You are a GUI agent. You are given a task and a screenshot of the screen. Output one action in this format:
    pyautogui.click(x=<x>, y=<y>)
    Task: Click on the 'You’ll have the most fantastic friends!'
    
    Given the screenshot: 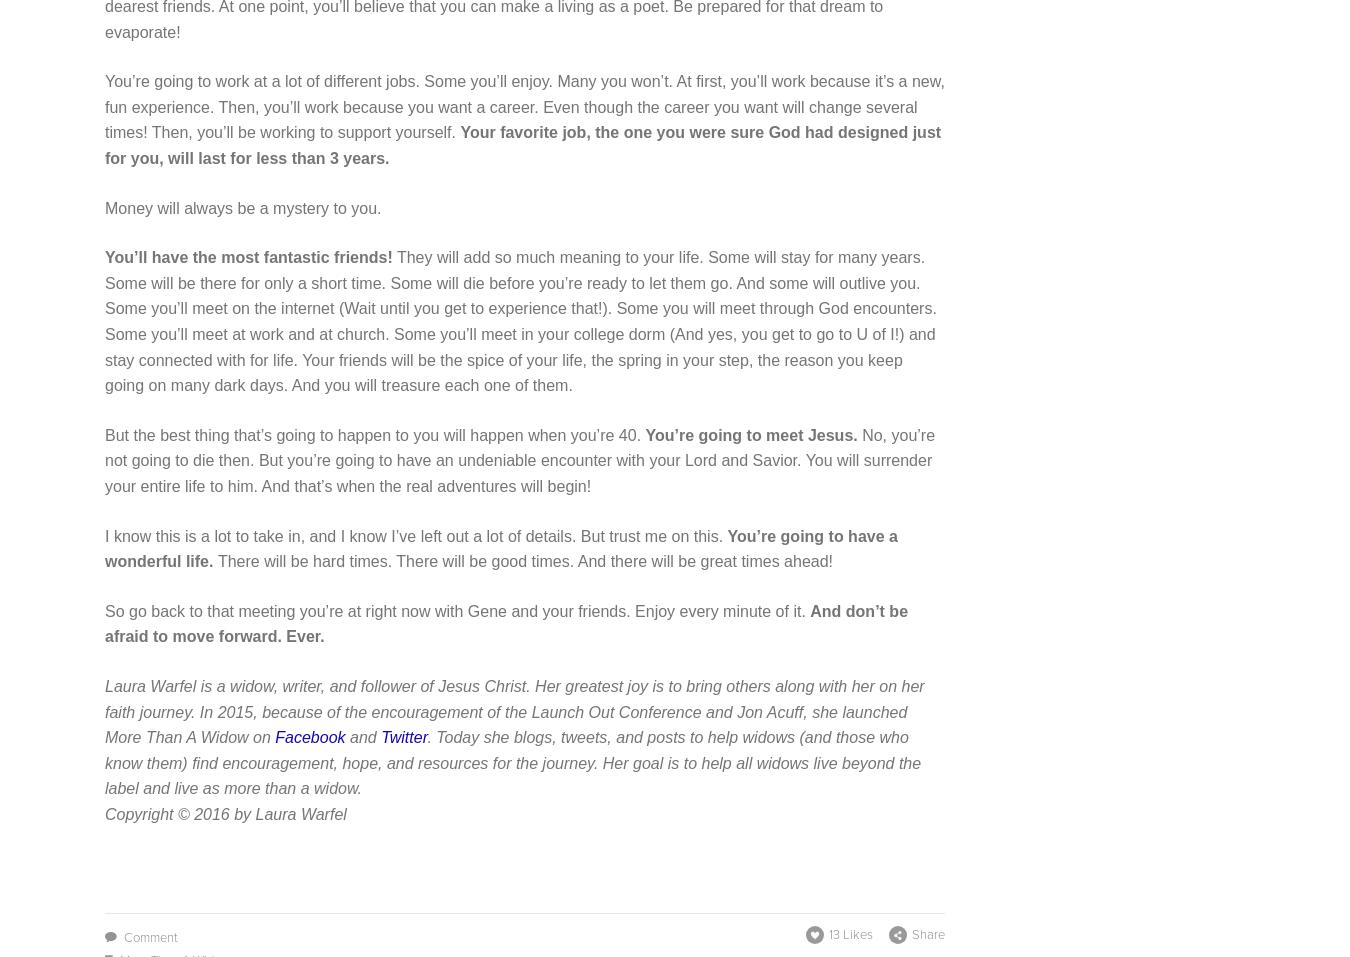 What is the action you would take?
    pyautogui.click(x=104, y=256)
    